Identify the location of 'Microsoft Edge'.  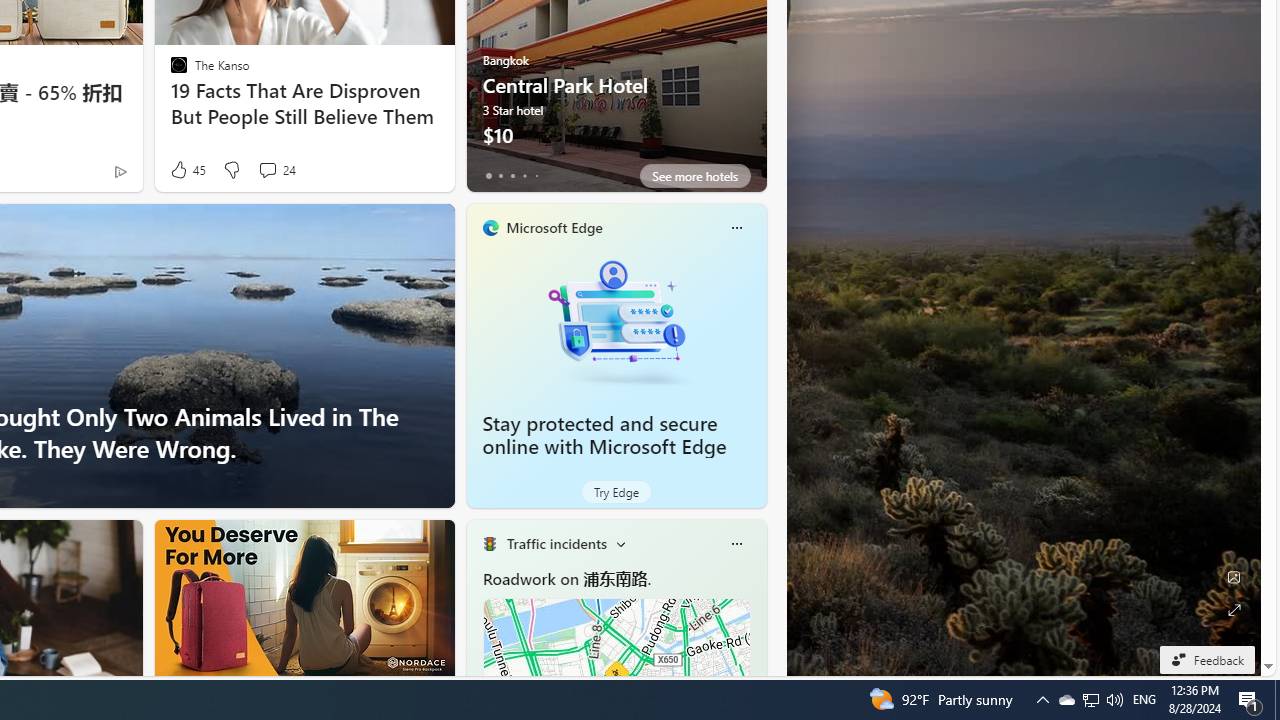
(554, 226).